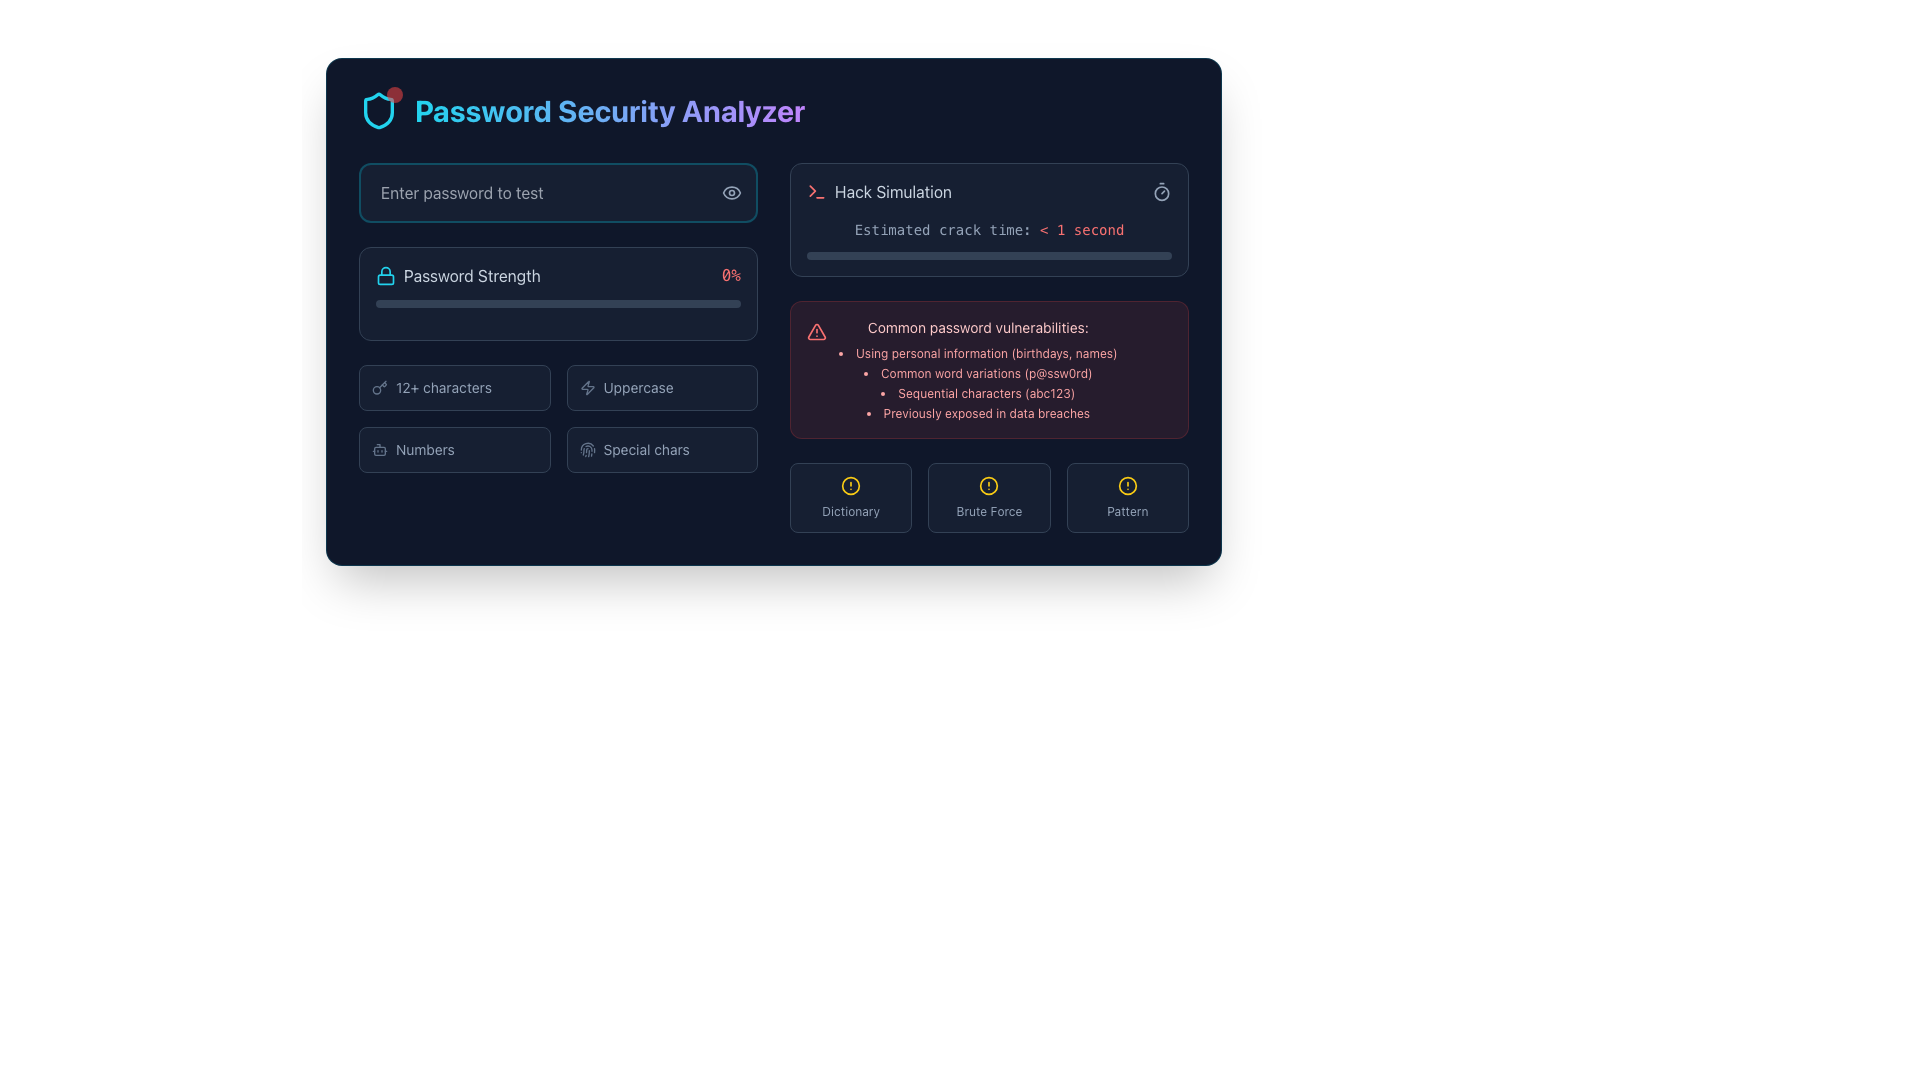  I want to click on the icon button located near the right end of the password input field with placeholder text 'Enter password to test', so click(730, 192).